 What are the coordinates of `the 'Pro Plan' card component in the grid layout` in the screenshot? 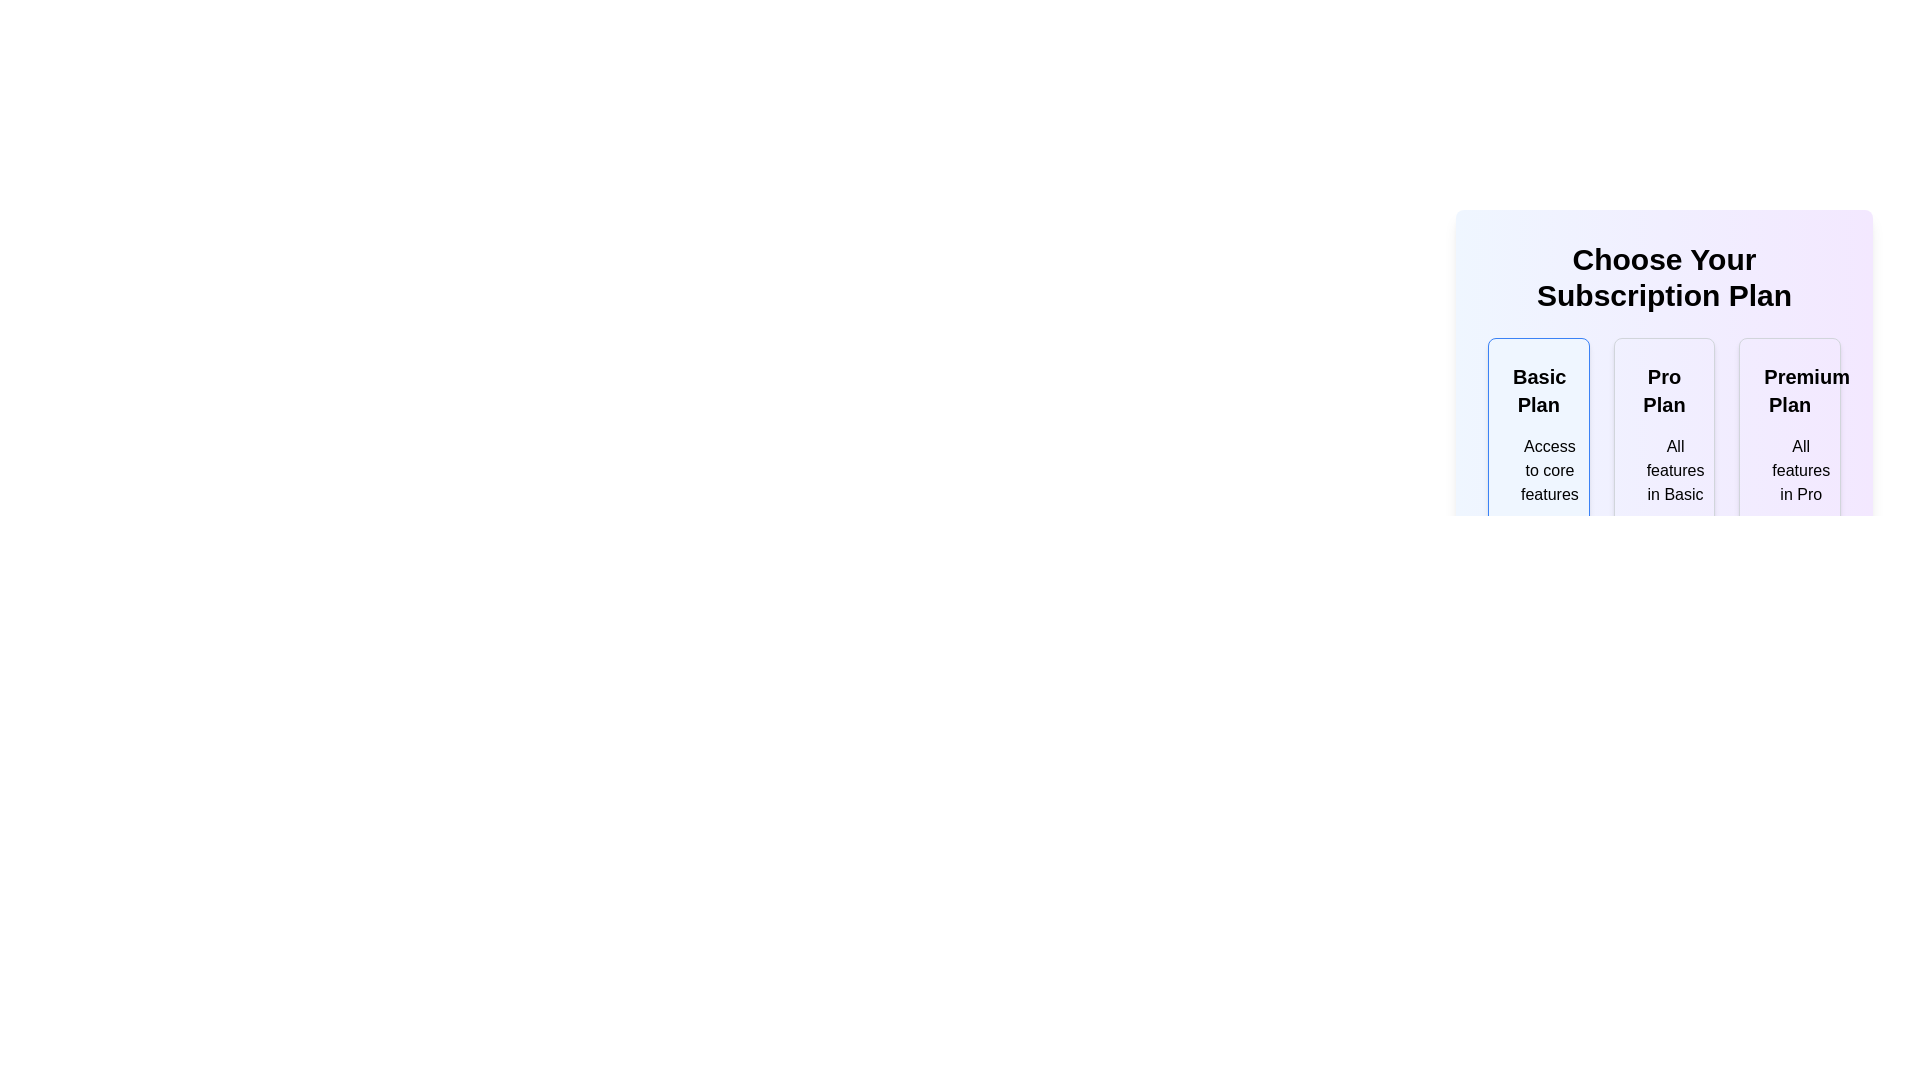 It's located at (1664, 523).